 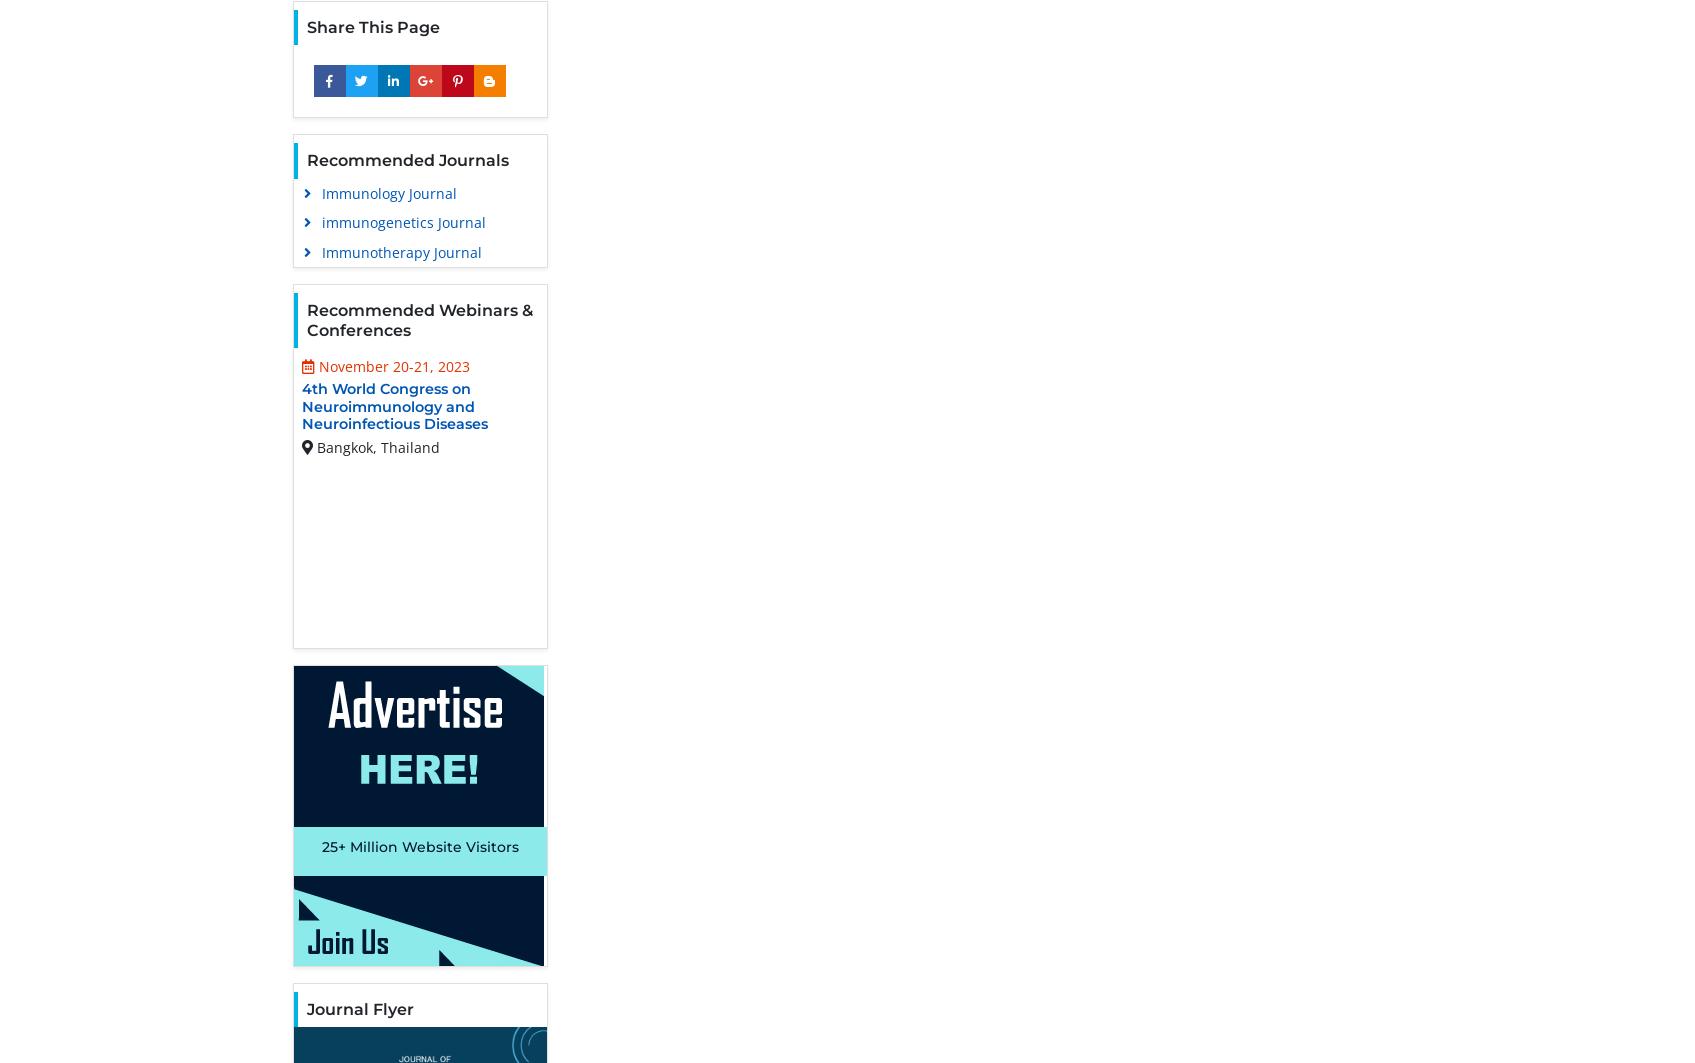 What do you see at coordinates (332, 845) in the screenshot?
I see `'25+'` at bounding box center [332, 845].